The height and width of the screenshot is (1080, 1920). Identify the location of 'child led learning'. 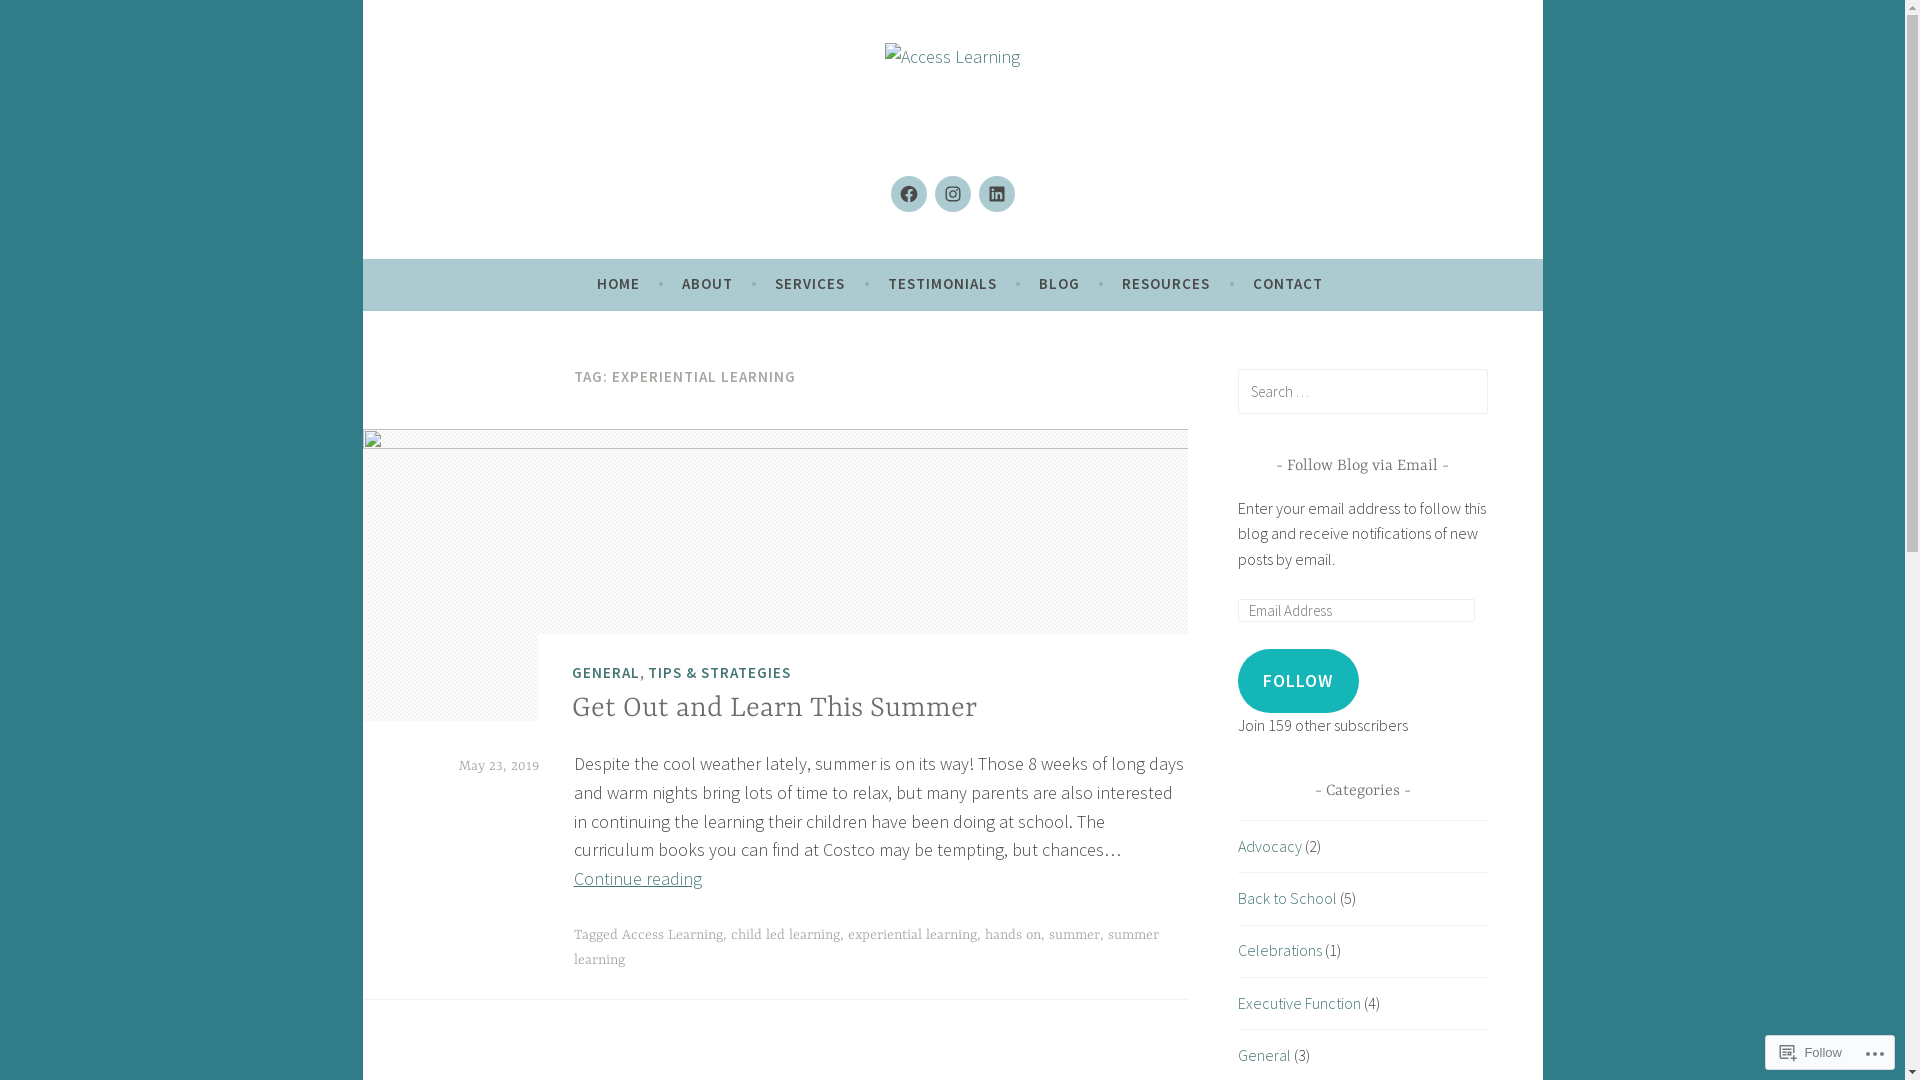
(783, 934).